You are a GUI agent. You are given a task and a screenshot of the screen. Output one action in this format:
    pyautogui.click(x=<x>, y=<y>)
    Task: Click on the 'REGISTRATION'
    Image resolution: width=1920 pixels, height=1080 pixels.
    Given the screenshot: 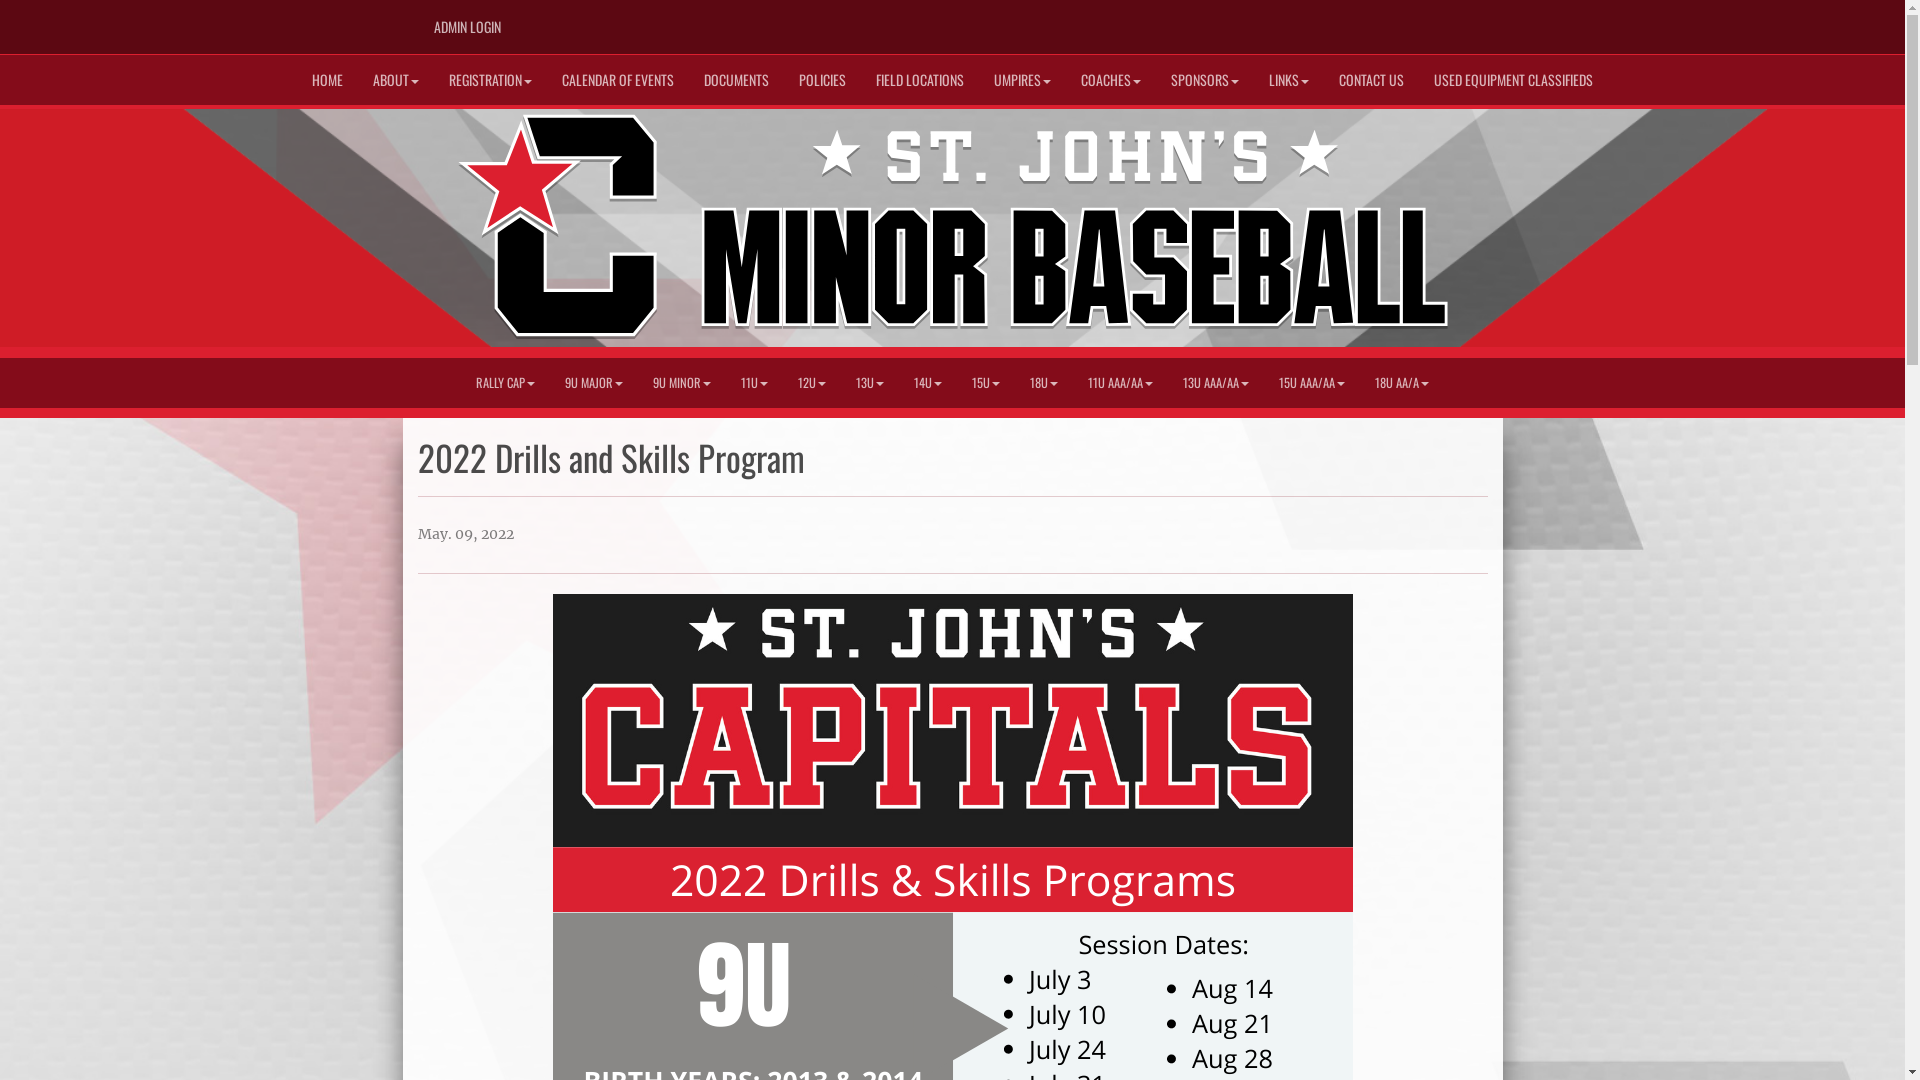 What is the action you would take?
    pyautogui.click(x=490, y=79)
    